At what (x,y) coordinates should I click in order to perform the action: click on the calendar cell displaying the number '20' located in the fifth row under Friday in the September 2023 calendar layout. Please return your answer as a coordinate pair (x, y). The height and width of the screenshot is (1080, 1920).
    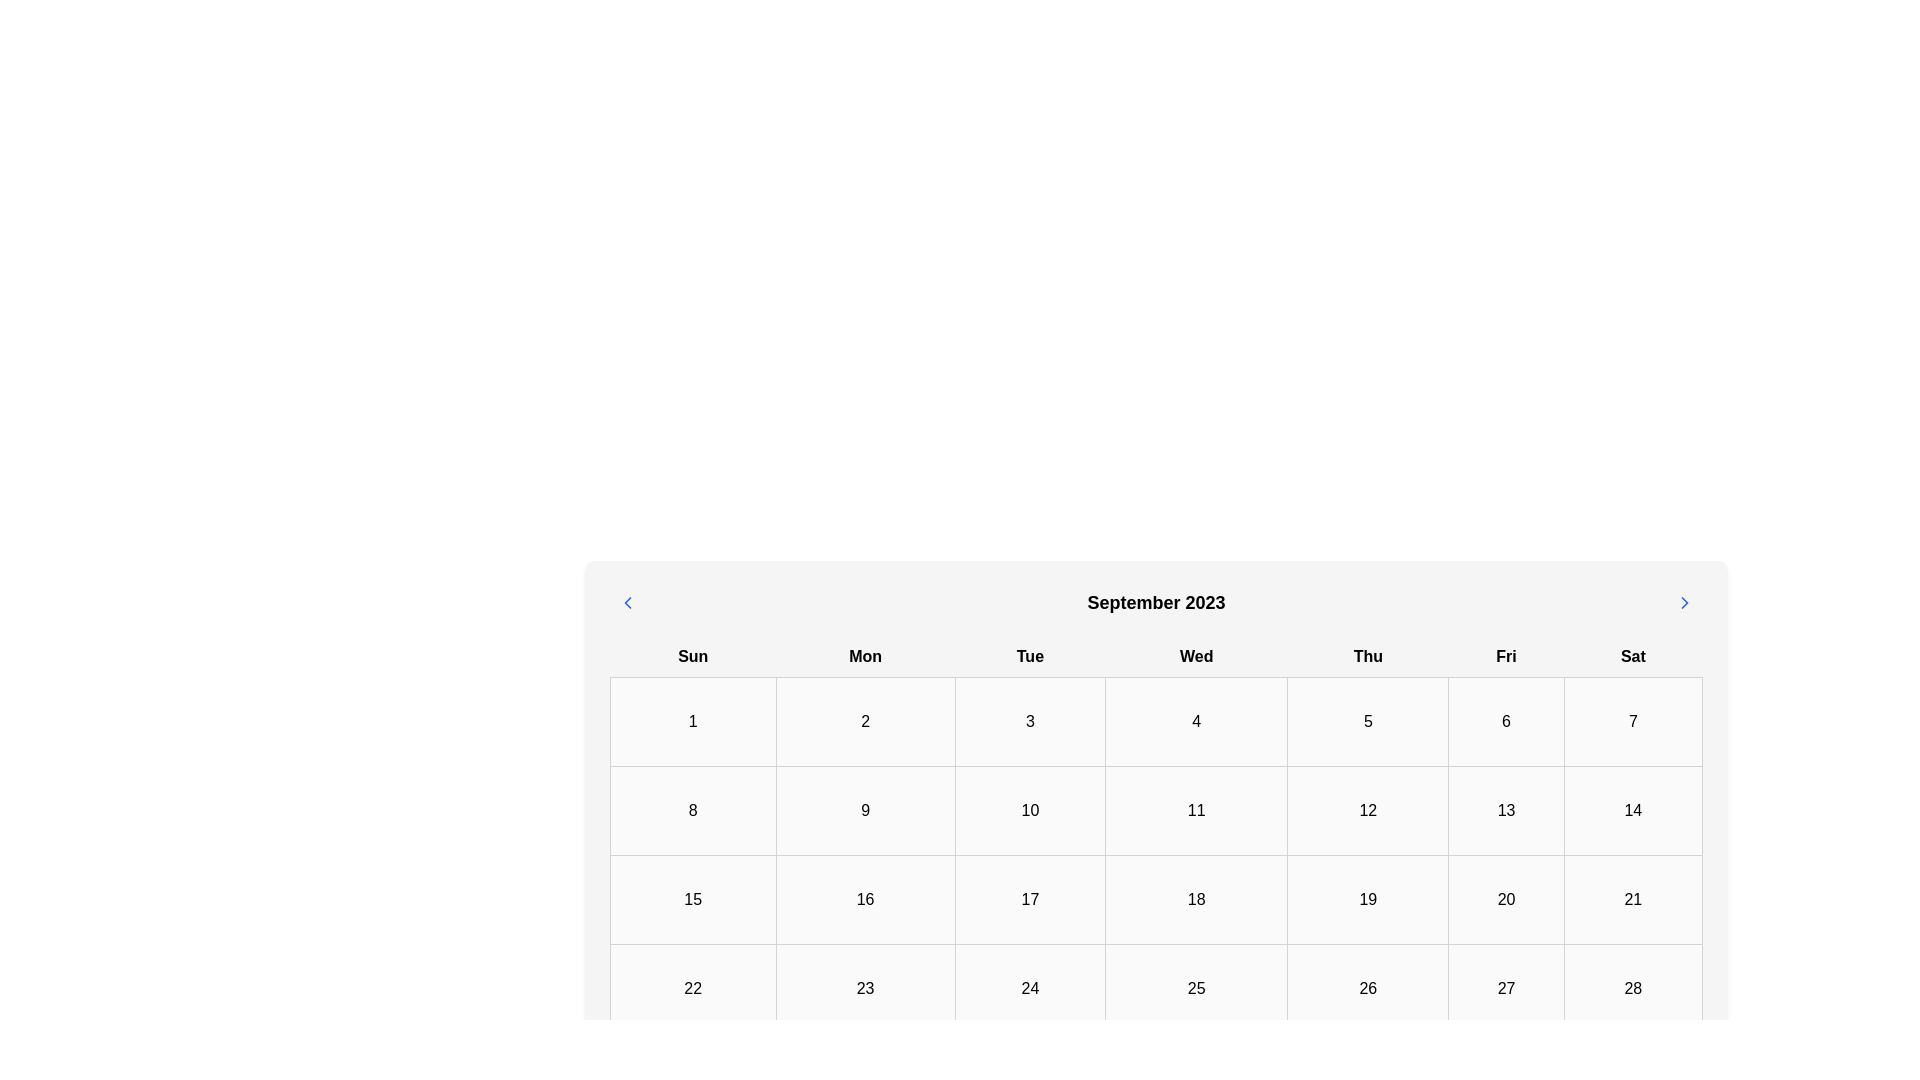
    Looking at the image, I should click on (1506, 898).